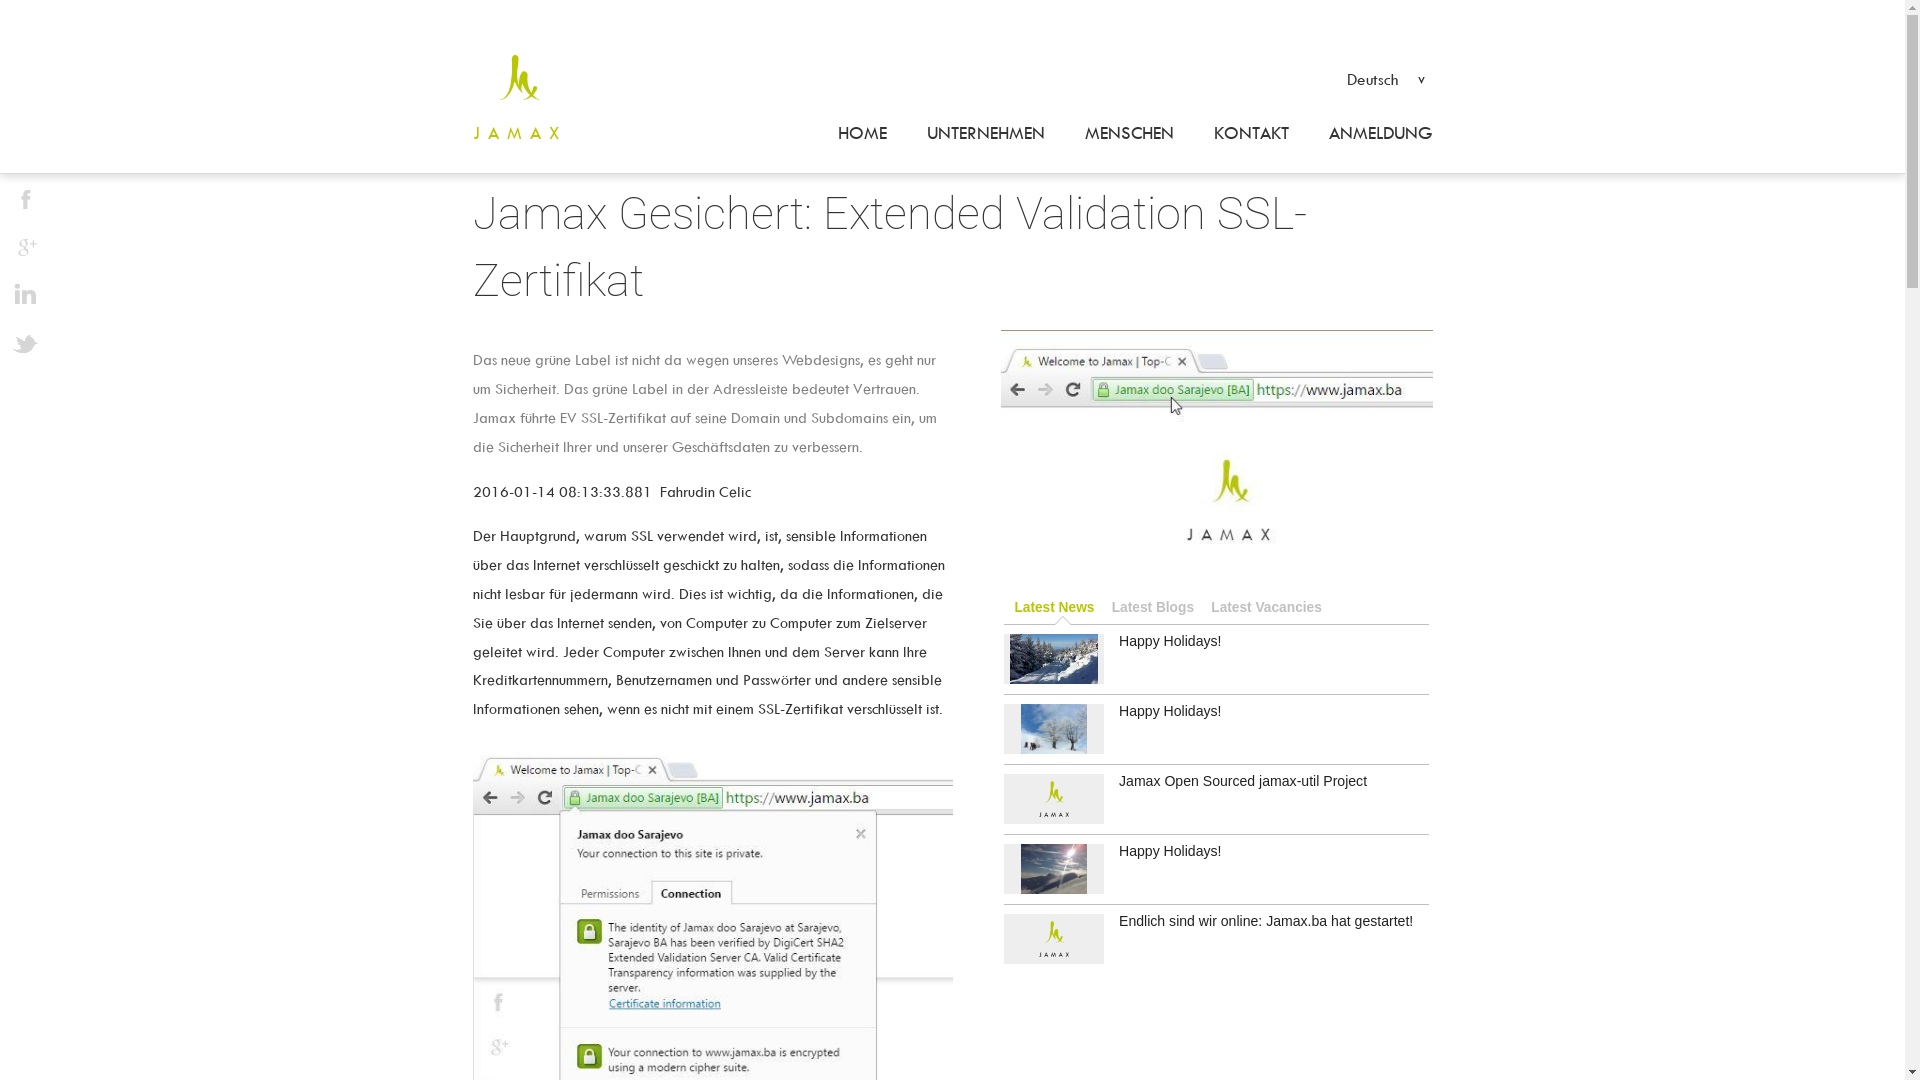 Image resolution: width=1920 pixels, height=1080 pixels. I want to click on 'MENSCHEN', so click(1128, 133).